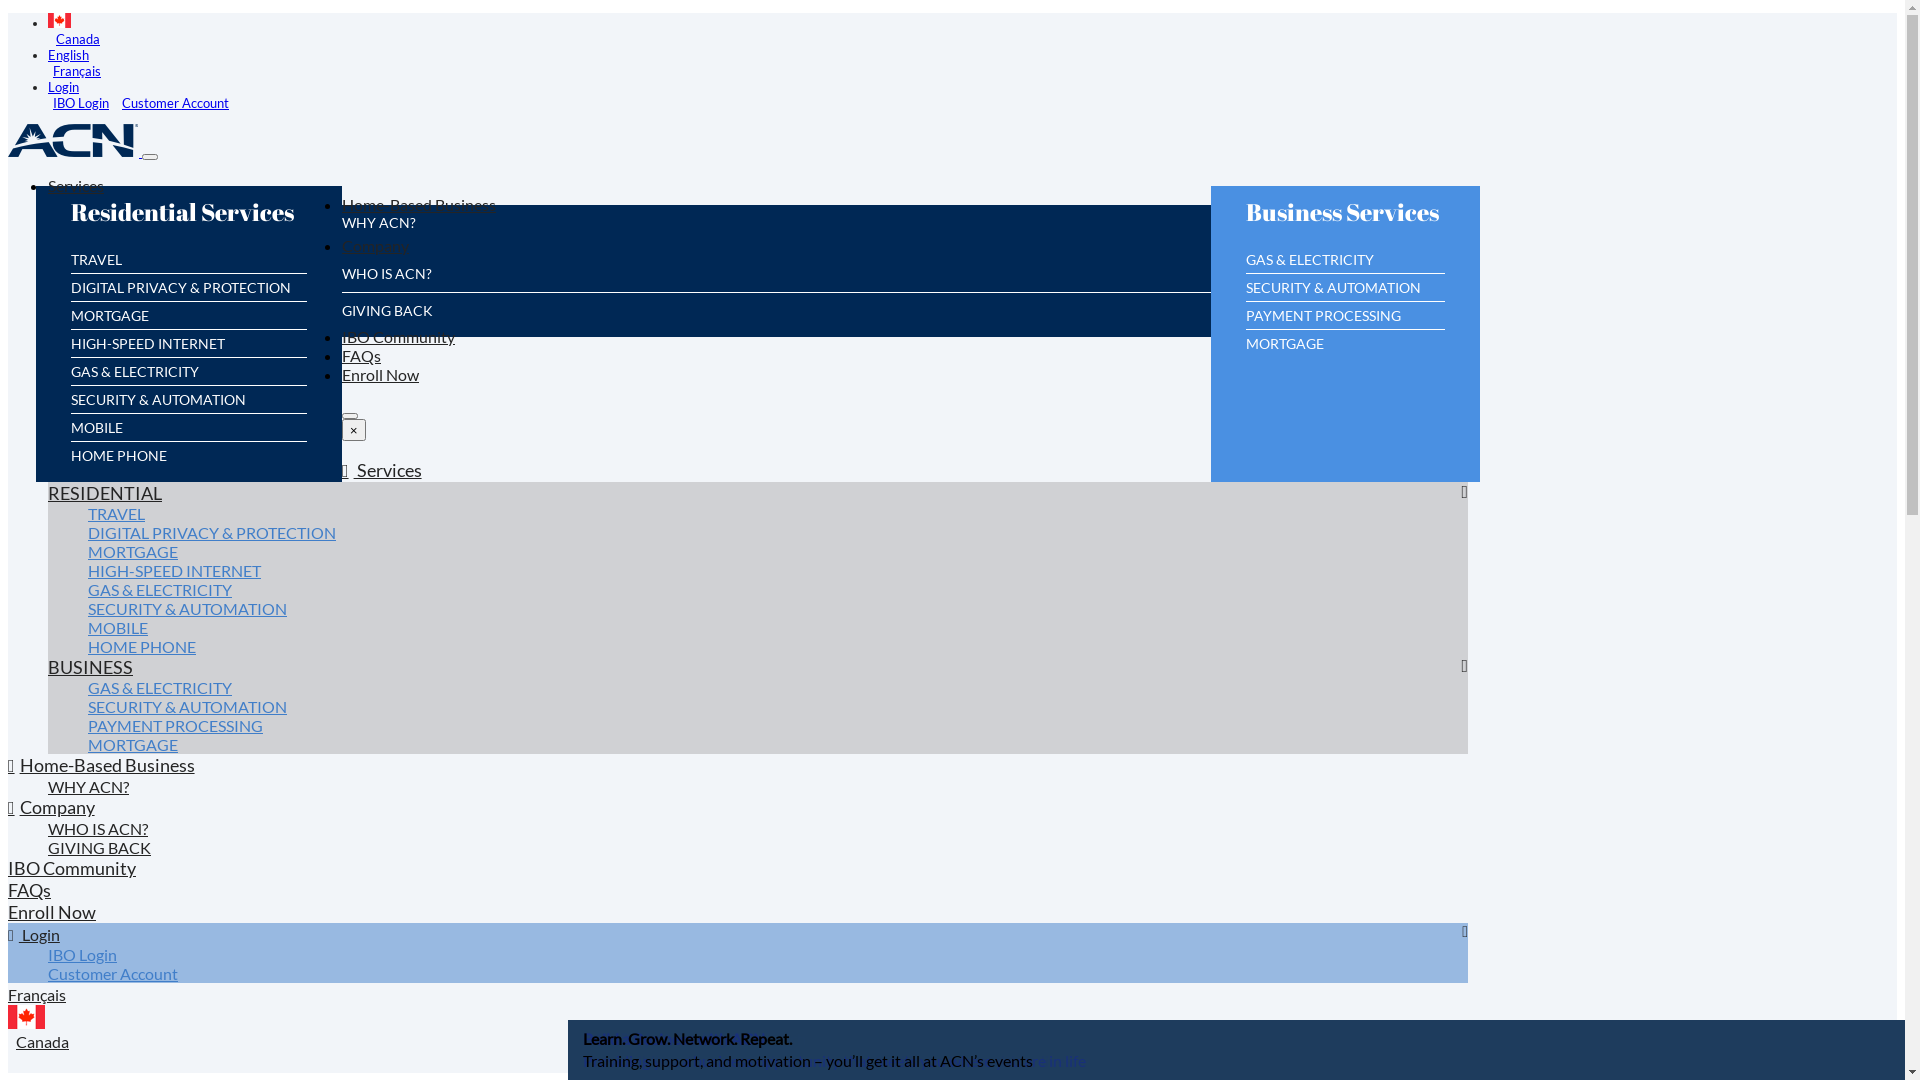  I want to click on 'RESIDENTIAL', so click(104, 499).